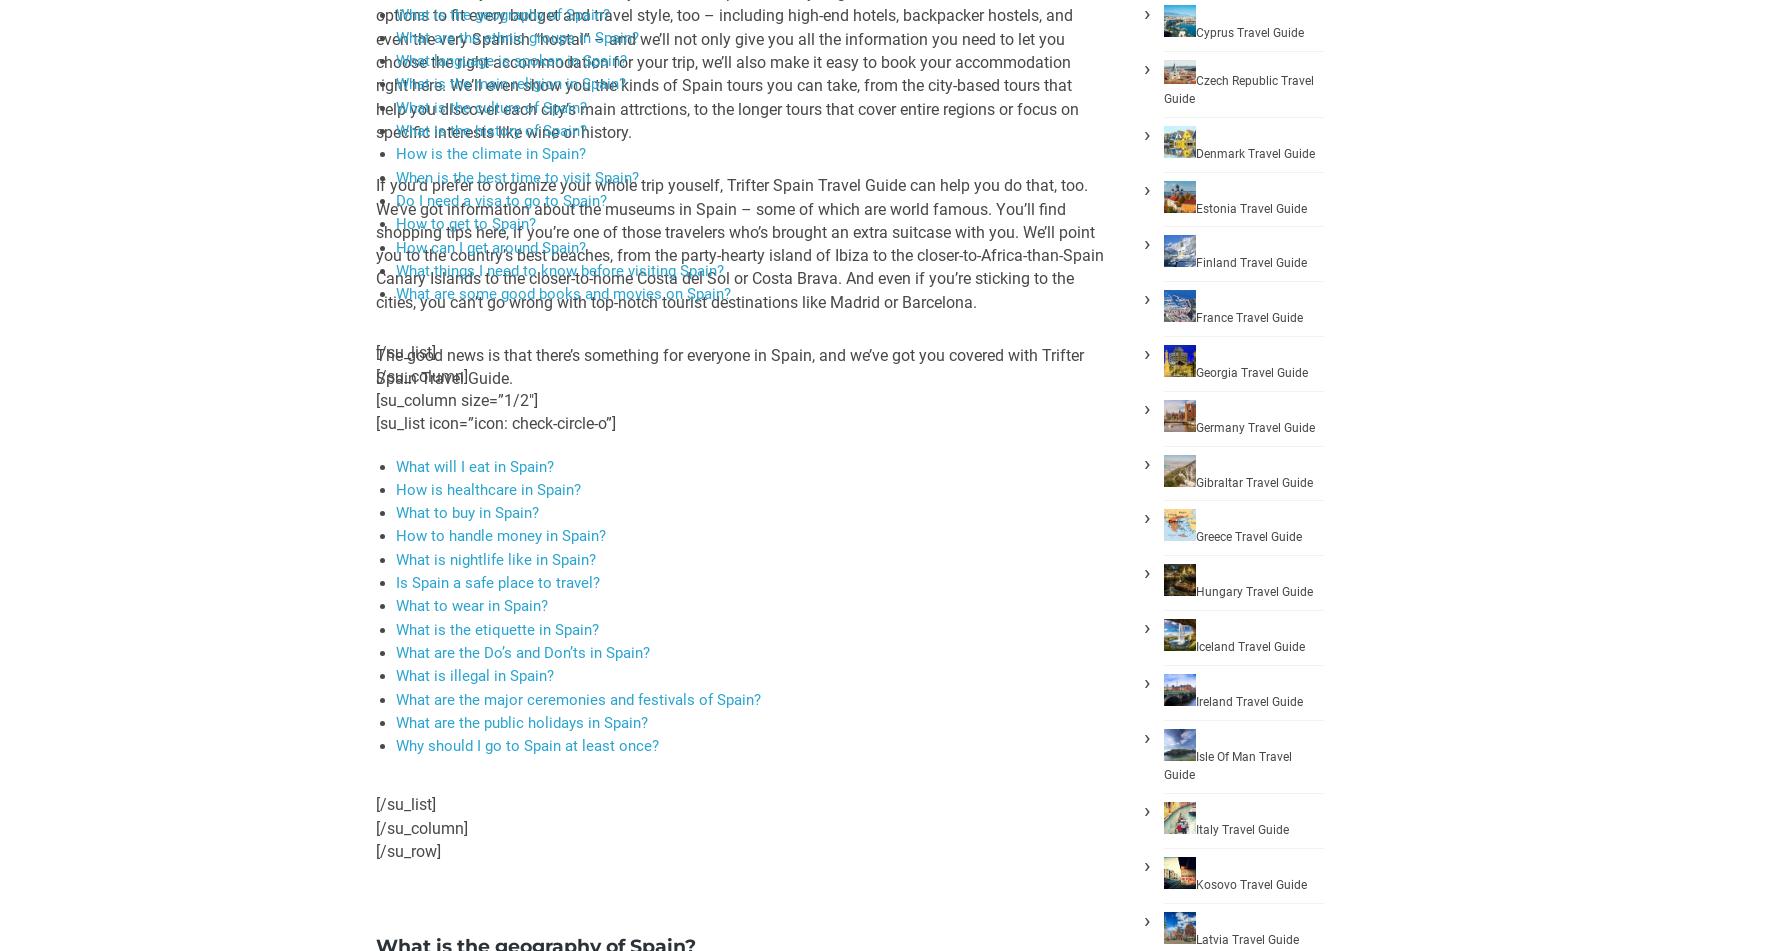  Describe the element at coordinates (517, 176) in the screenshot. I see `'When is the best time to visit Spain?'` at that location.